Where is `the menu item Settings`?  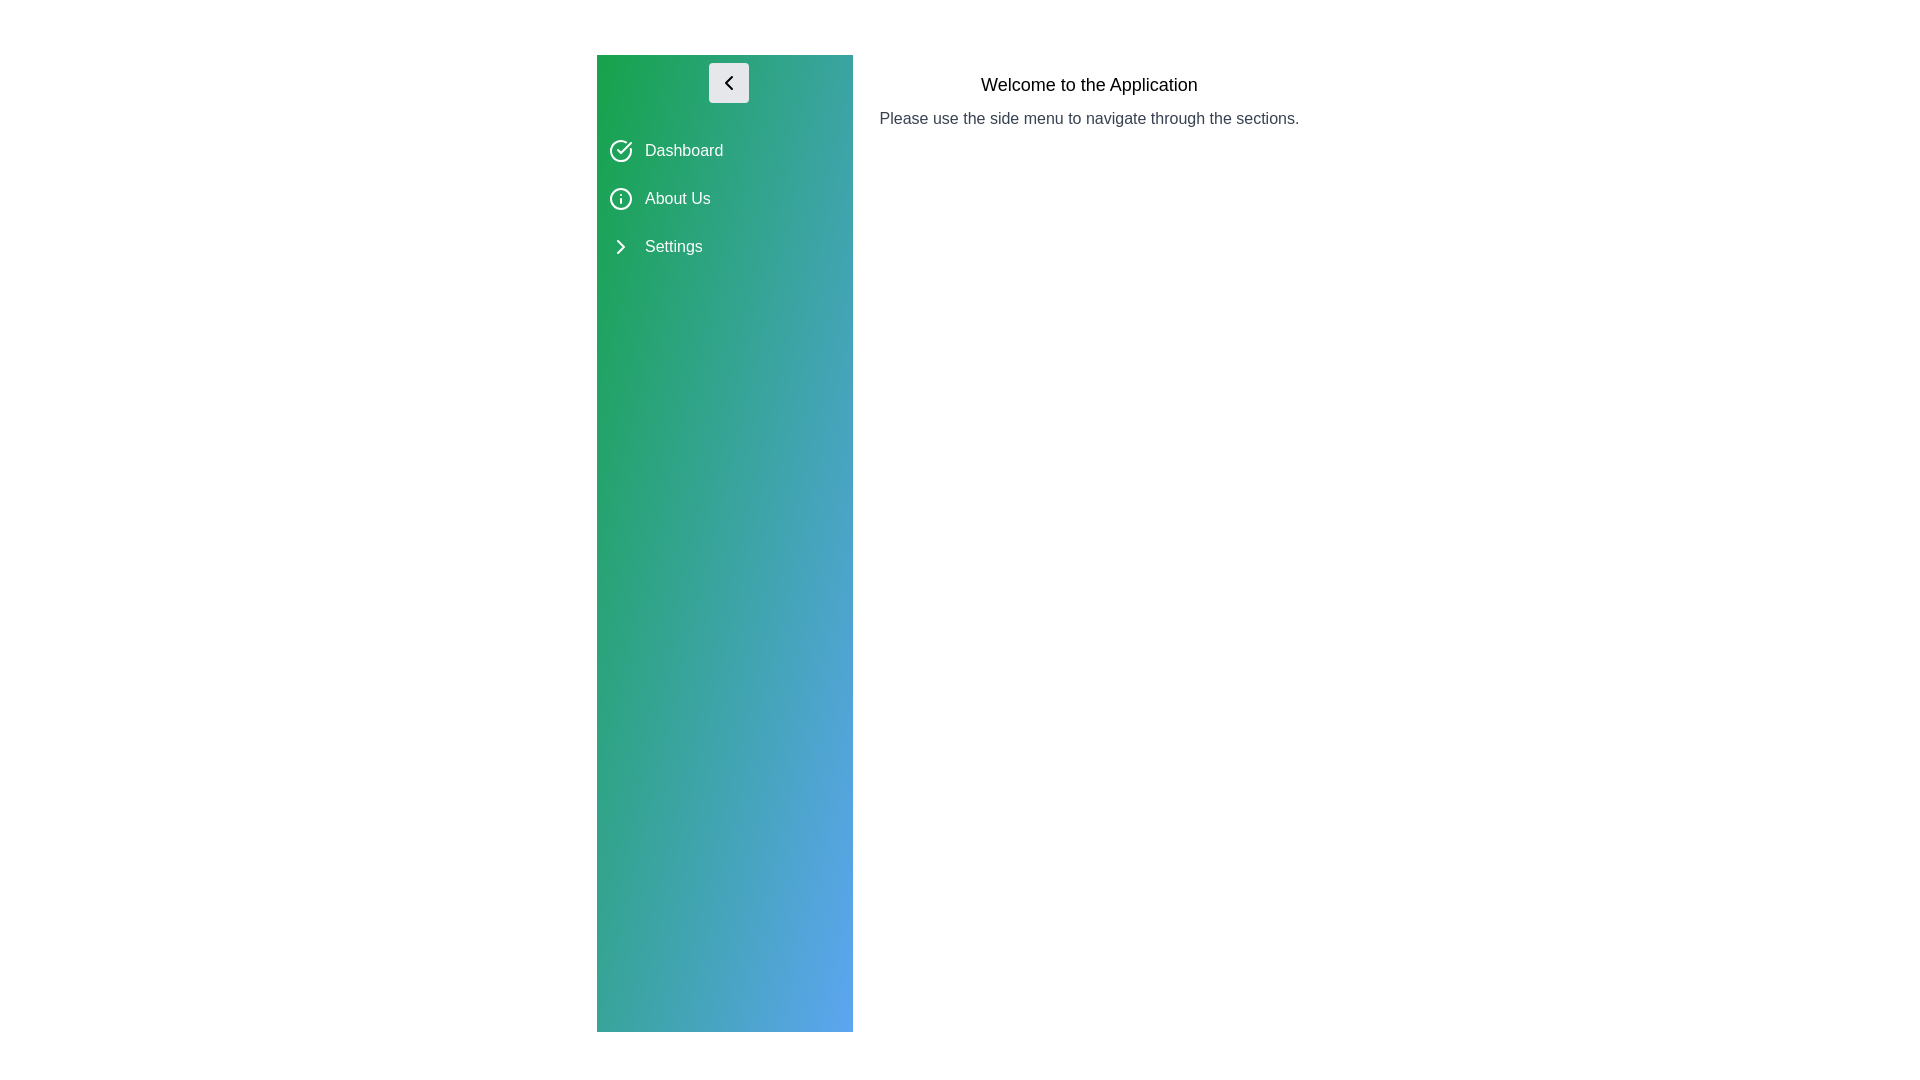
the menu item Settings is located at coordinates (723, 245).